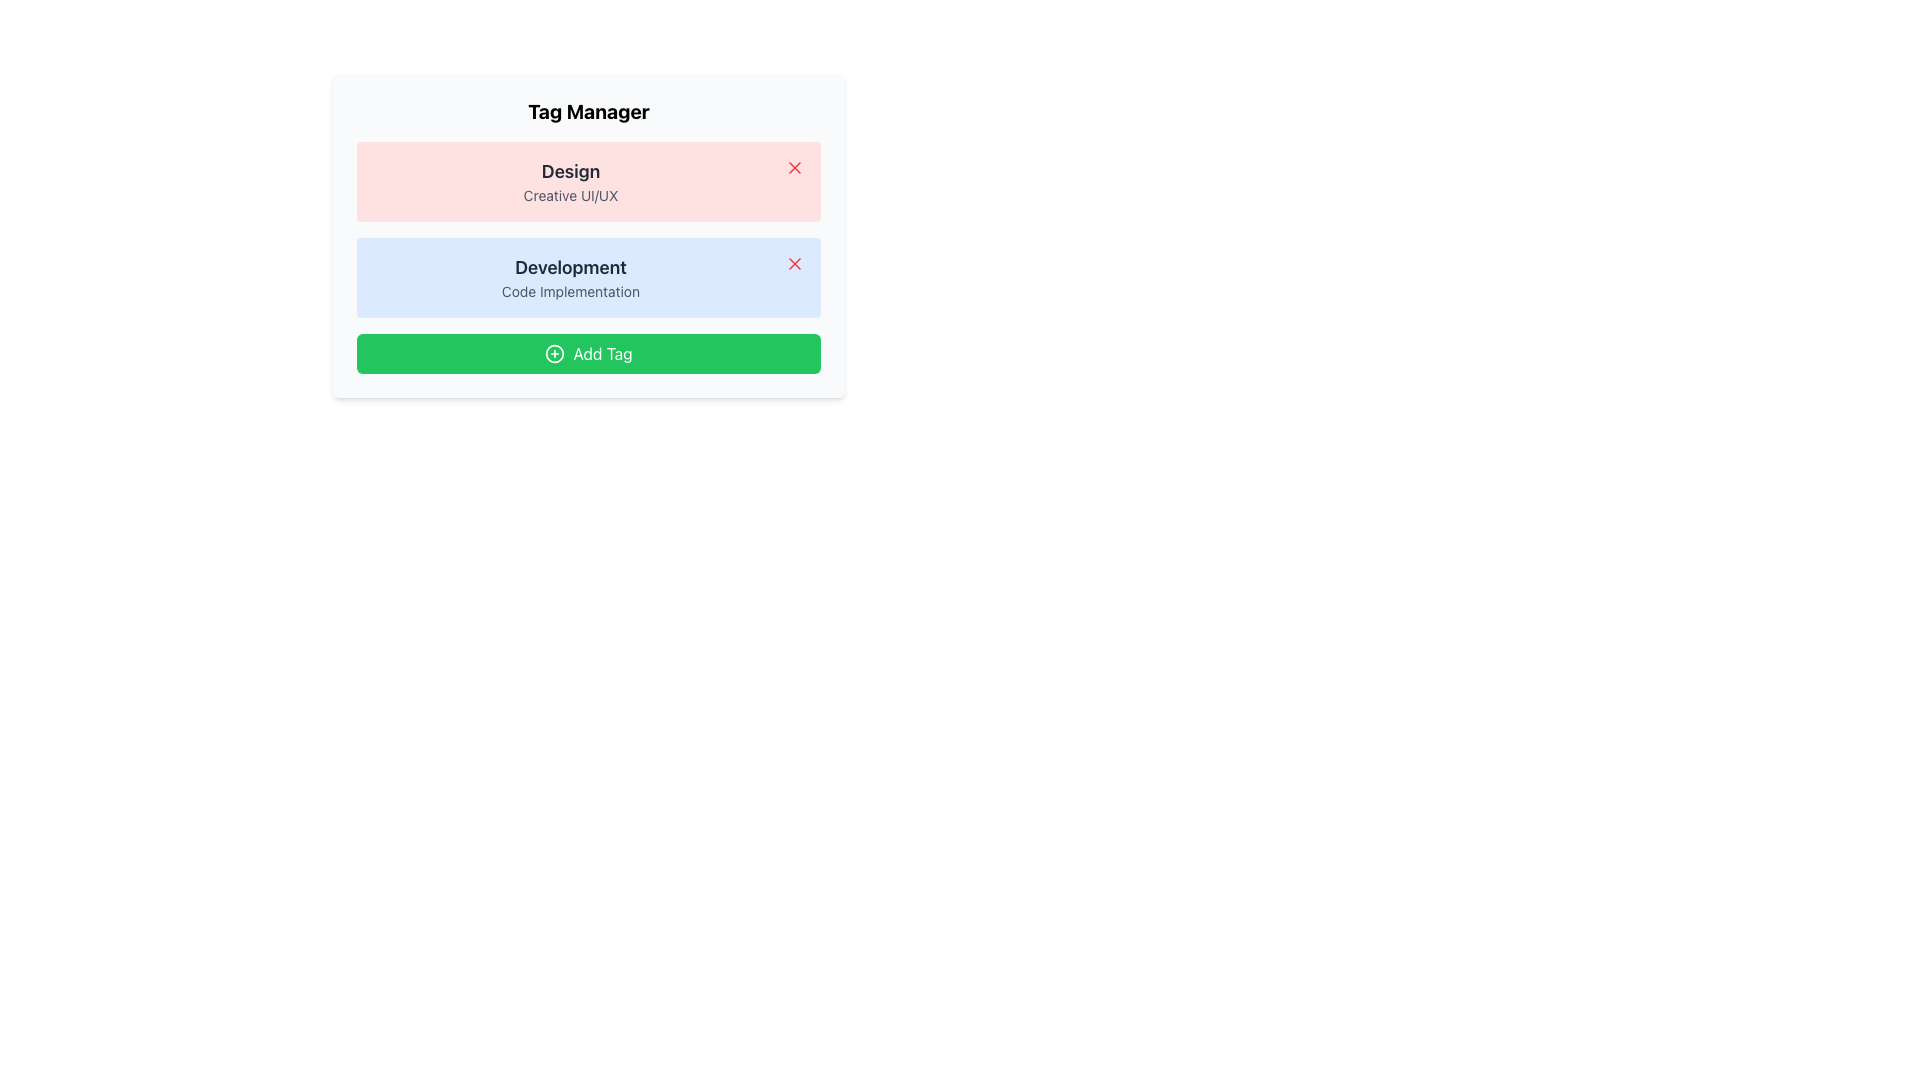 The width and height of the screenshot is (1920, 1080). I want to click on the text label that reads 'Code Implementation' located below the 'Development' label, so click(570, 292).